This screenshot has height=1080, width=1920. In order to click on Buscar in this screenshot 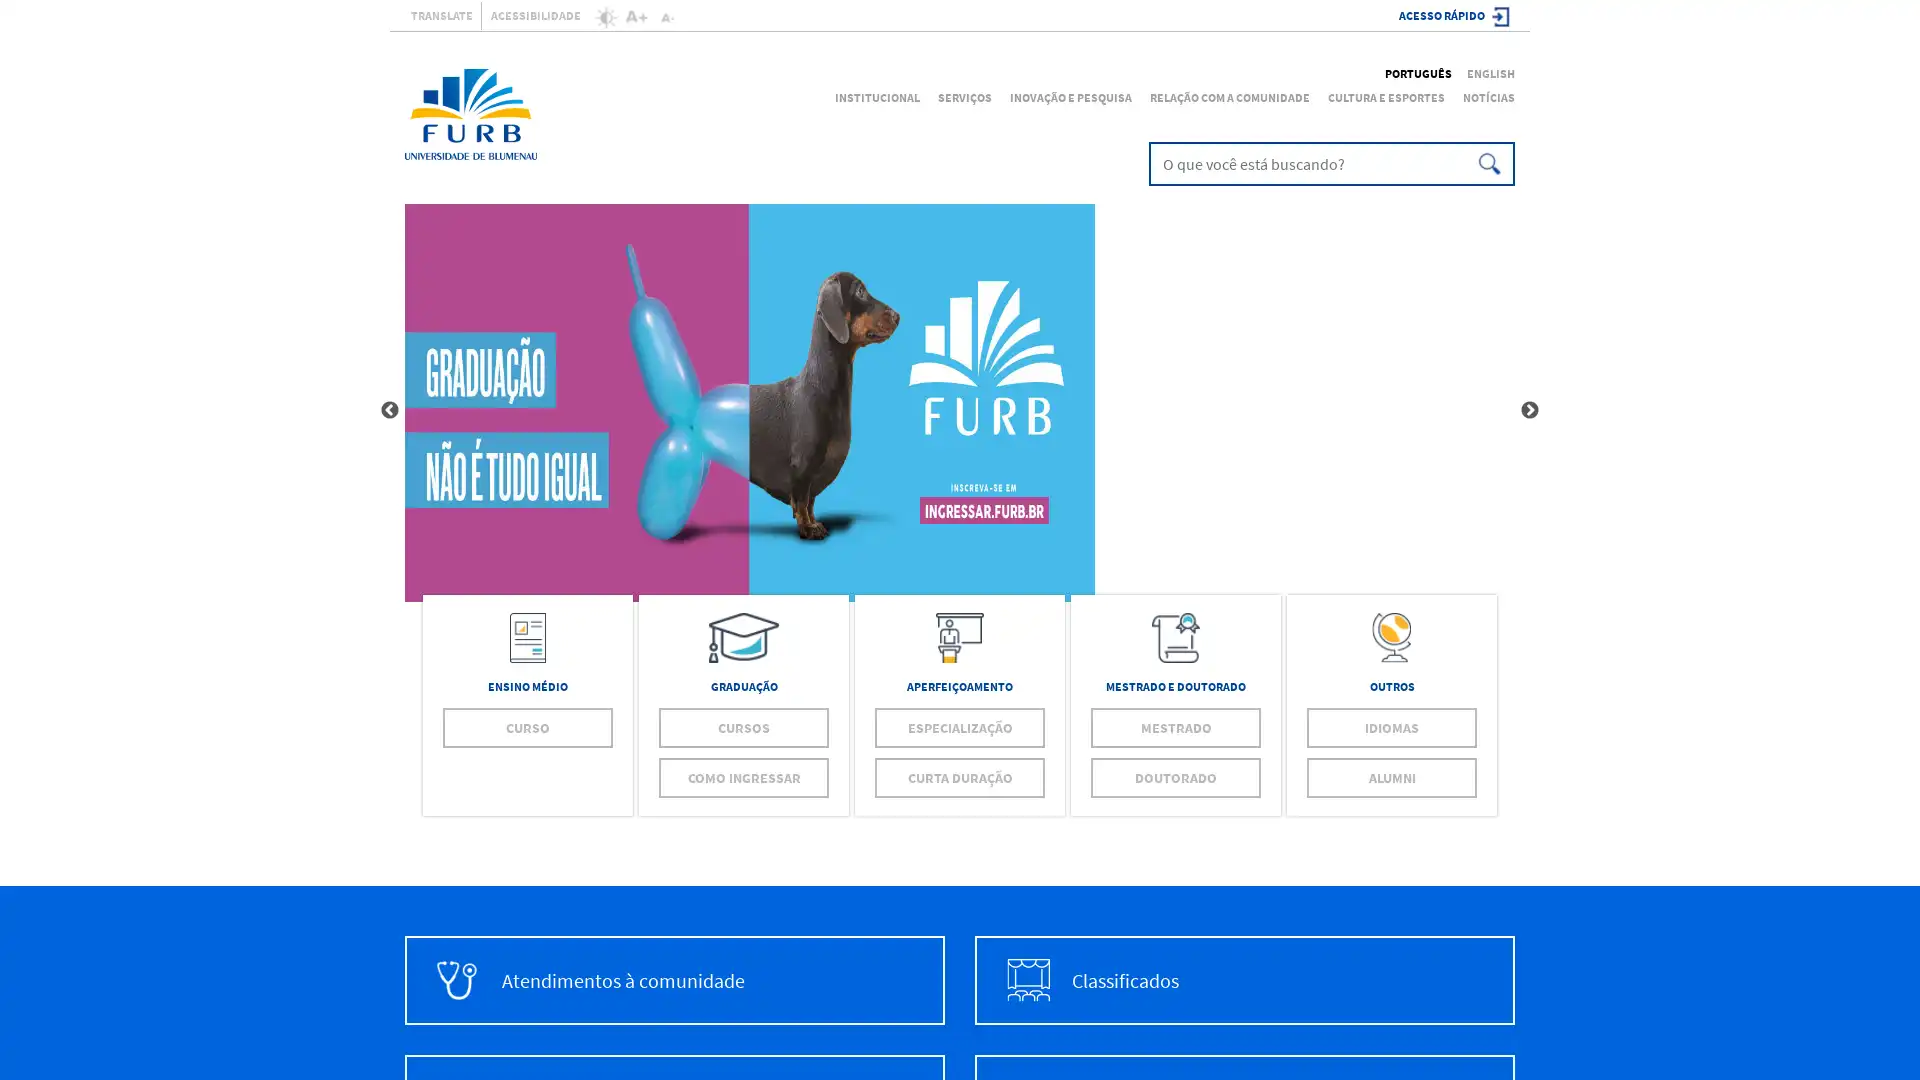, I will do `click(1487, 163)`.